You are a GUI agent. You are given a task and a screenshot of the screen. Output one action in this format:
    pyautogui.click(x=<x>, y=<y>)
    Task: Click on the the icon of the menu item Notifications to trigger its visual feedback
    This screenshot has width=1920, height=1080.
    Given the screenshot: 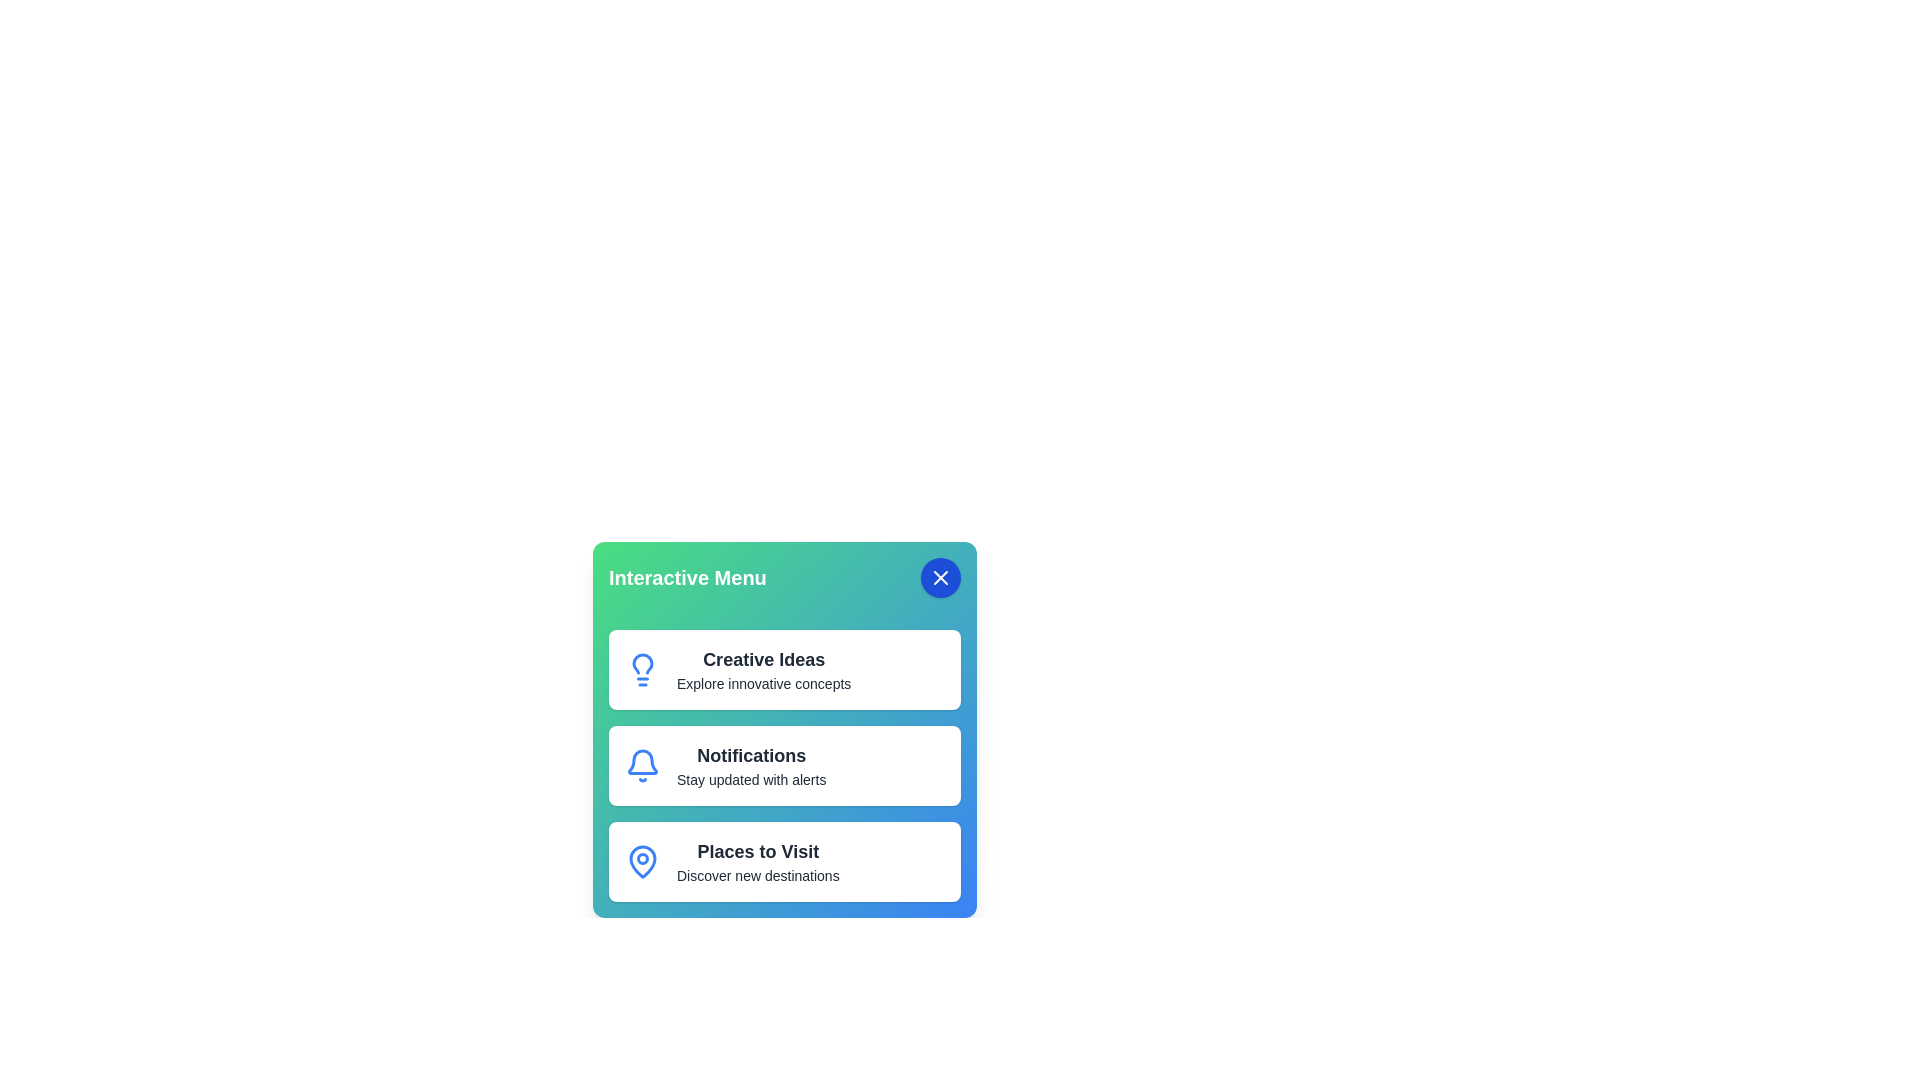 What is the action you would take?
    pyautogui.click(x=643, y=765)
    